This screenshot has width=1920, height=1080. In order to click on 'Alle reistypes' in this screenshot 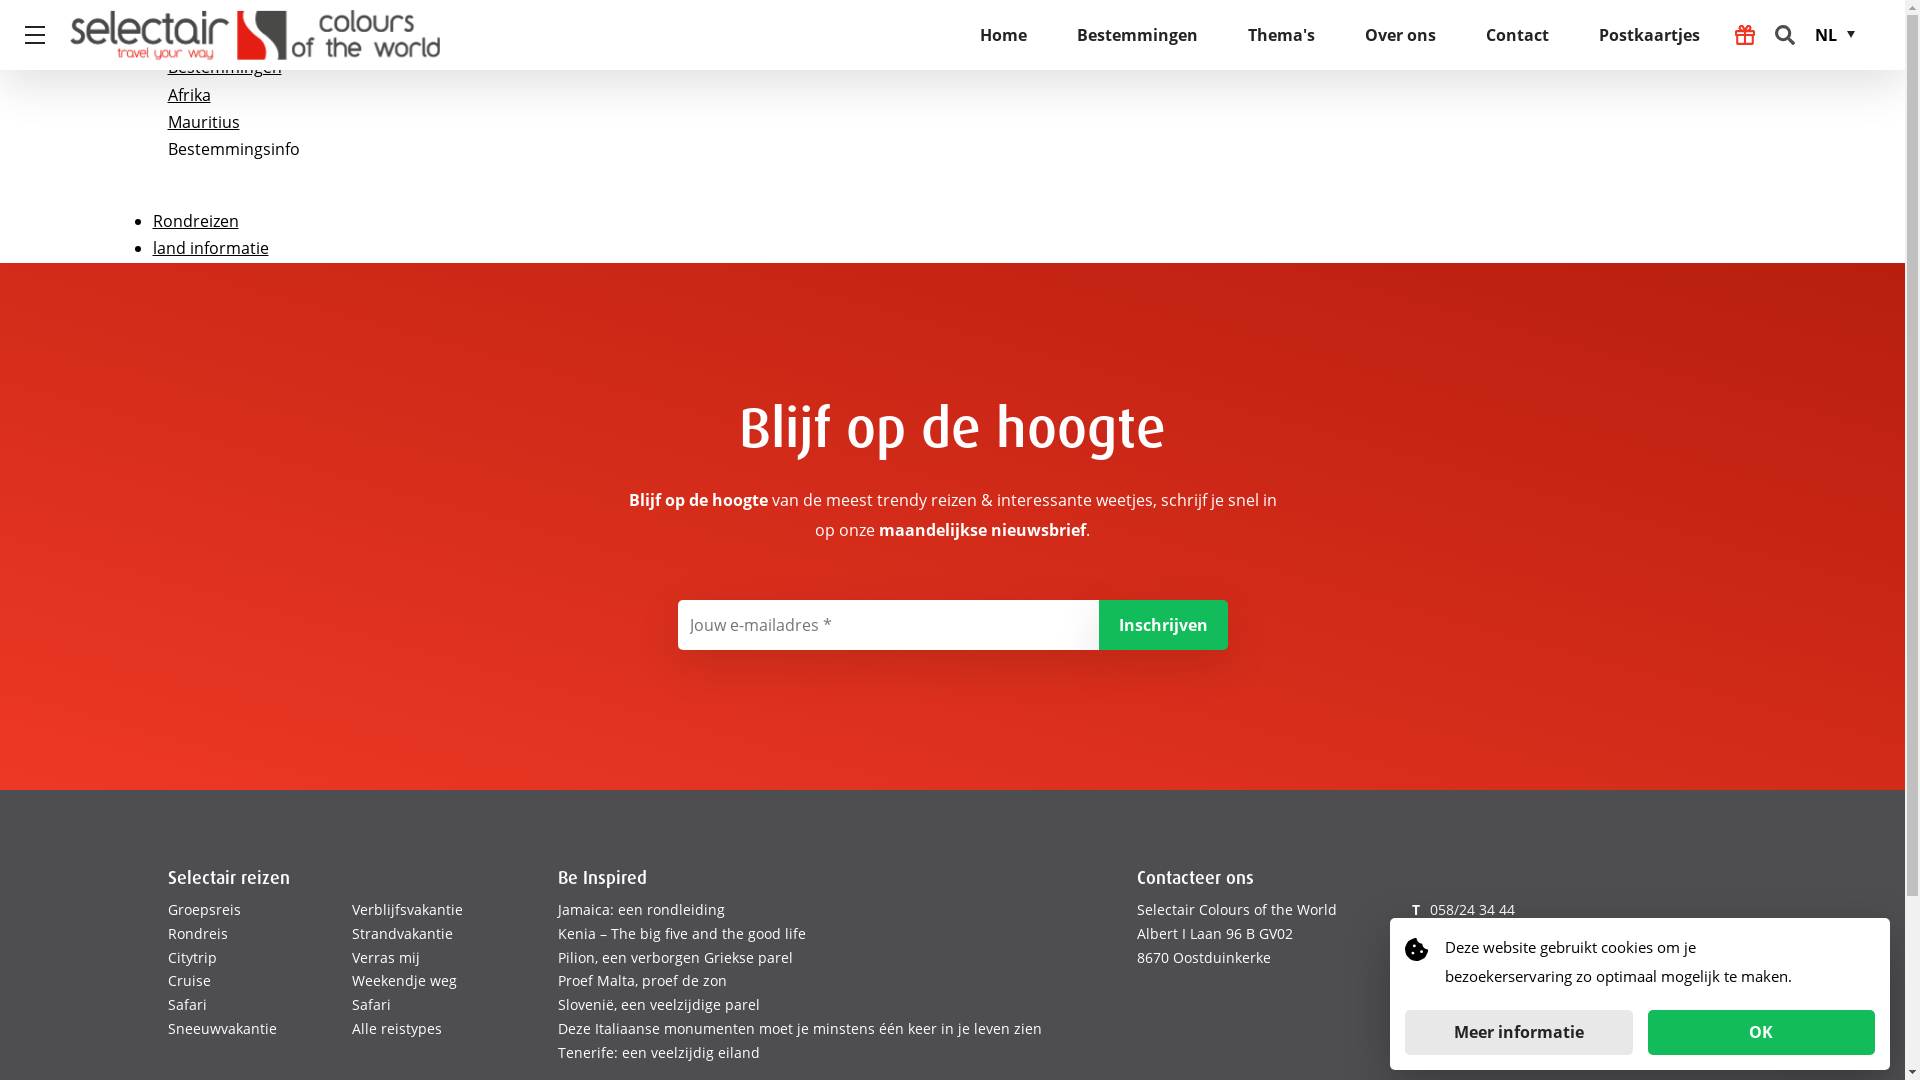, I will do `click(397, 1028)`.